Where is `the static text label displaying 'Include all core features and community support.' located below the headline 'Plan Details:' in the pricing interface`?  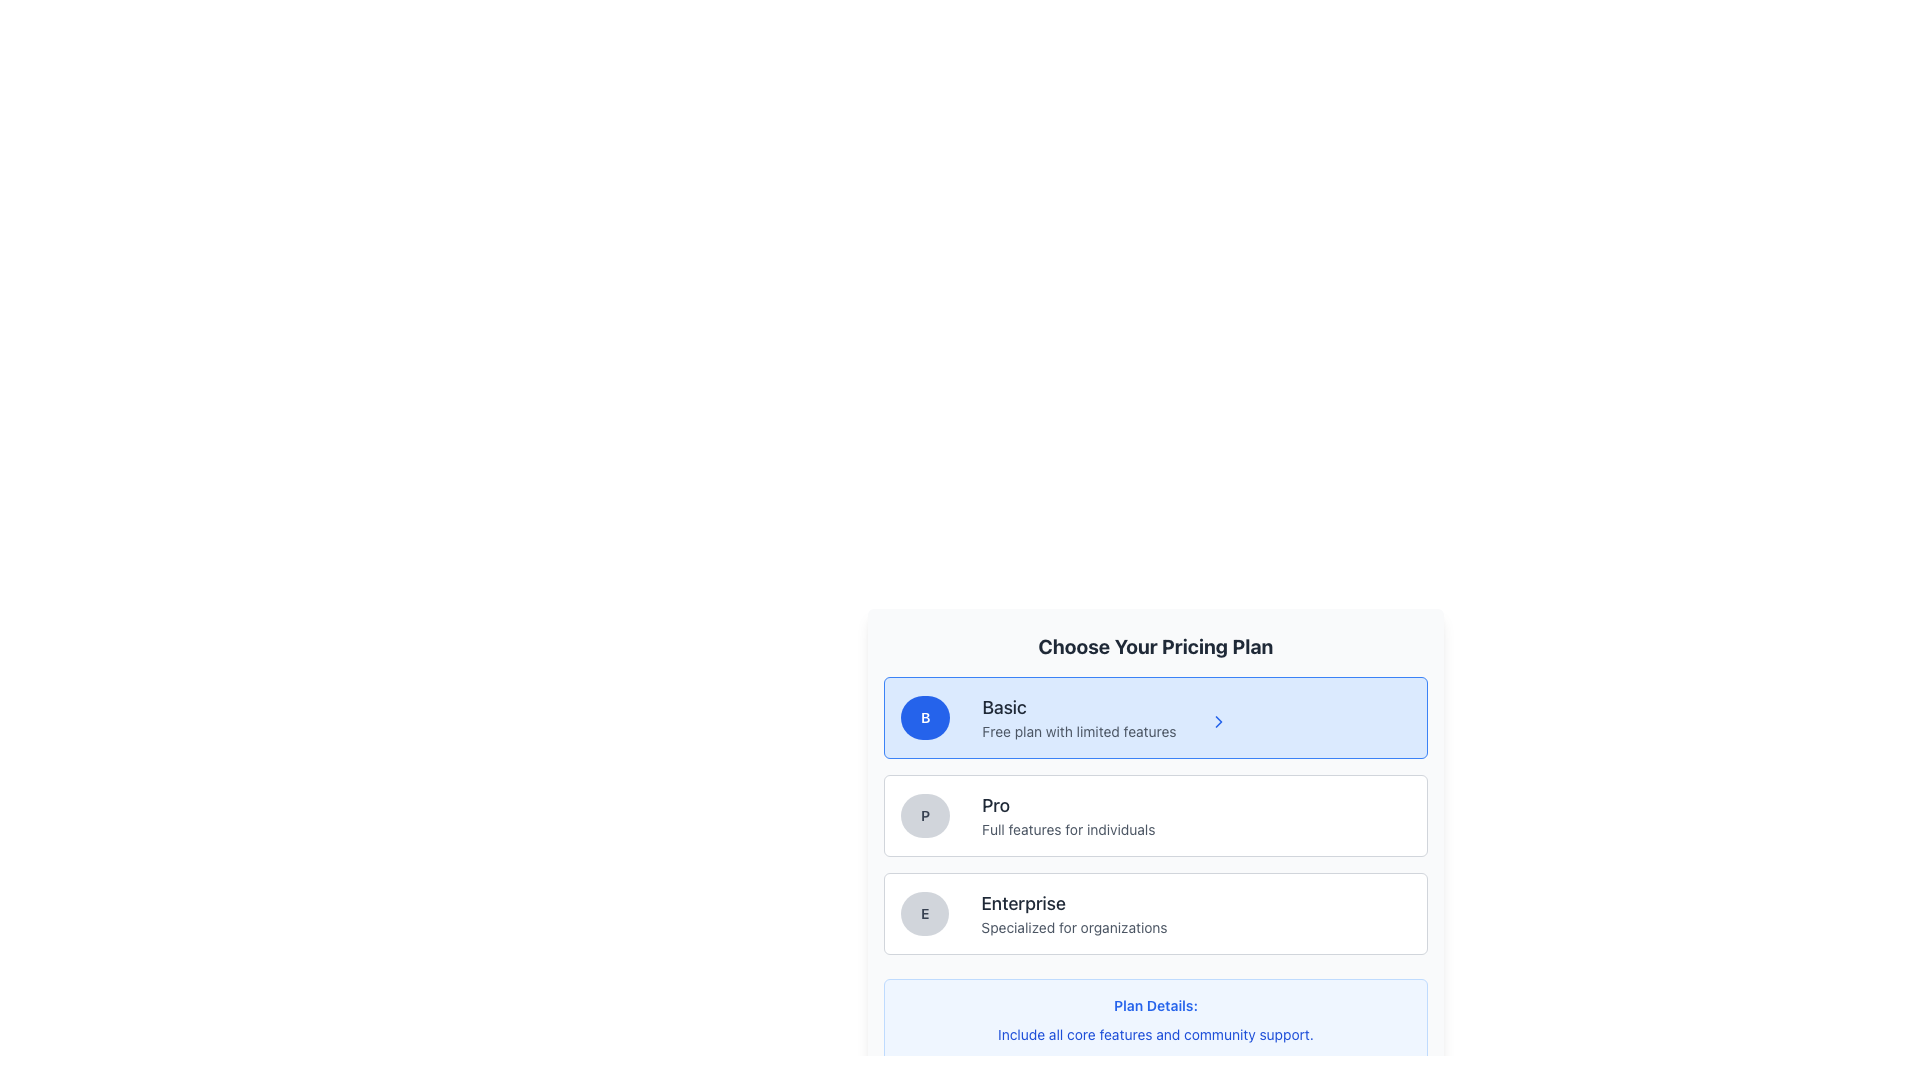 the static text label displaying 'Include all core features and community support.' located below the headline 'Plan Details:' in the pricing interface is located at coordinates (1156, 1034).